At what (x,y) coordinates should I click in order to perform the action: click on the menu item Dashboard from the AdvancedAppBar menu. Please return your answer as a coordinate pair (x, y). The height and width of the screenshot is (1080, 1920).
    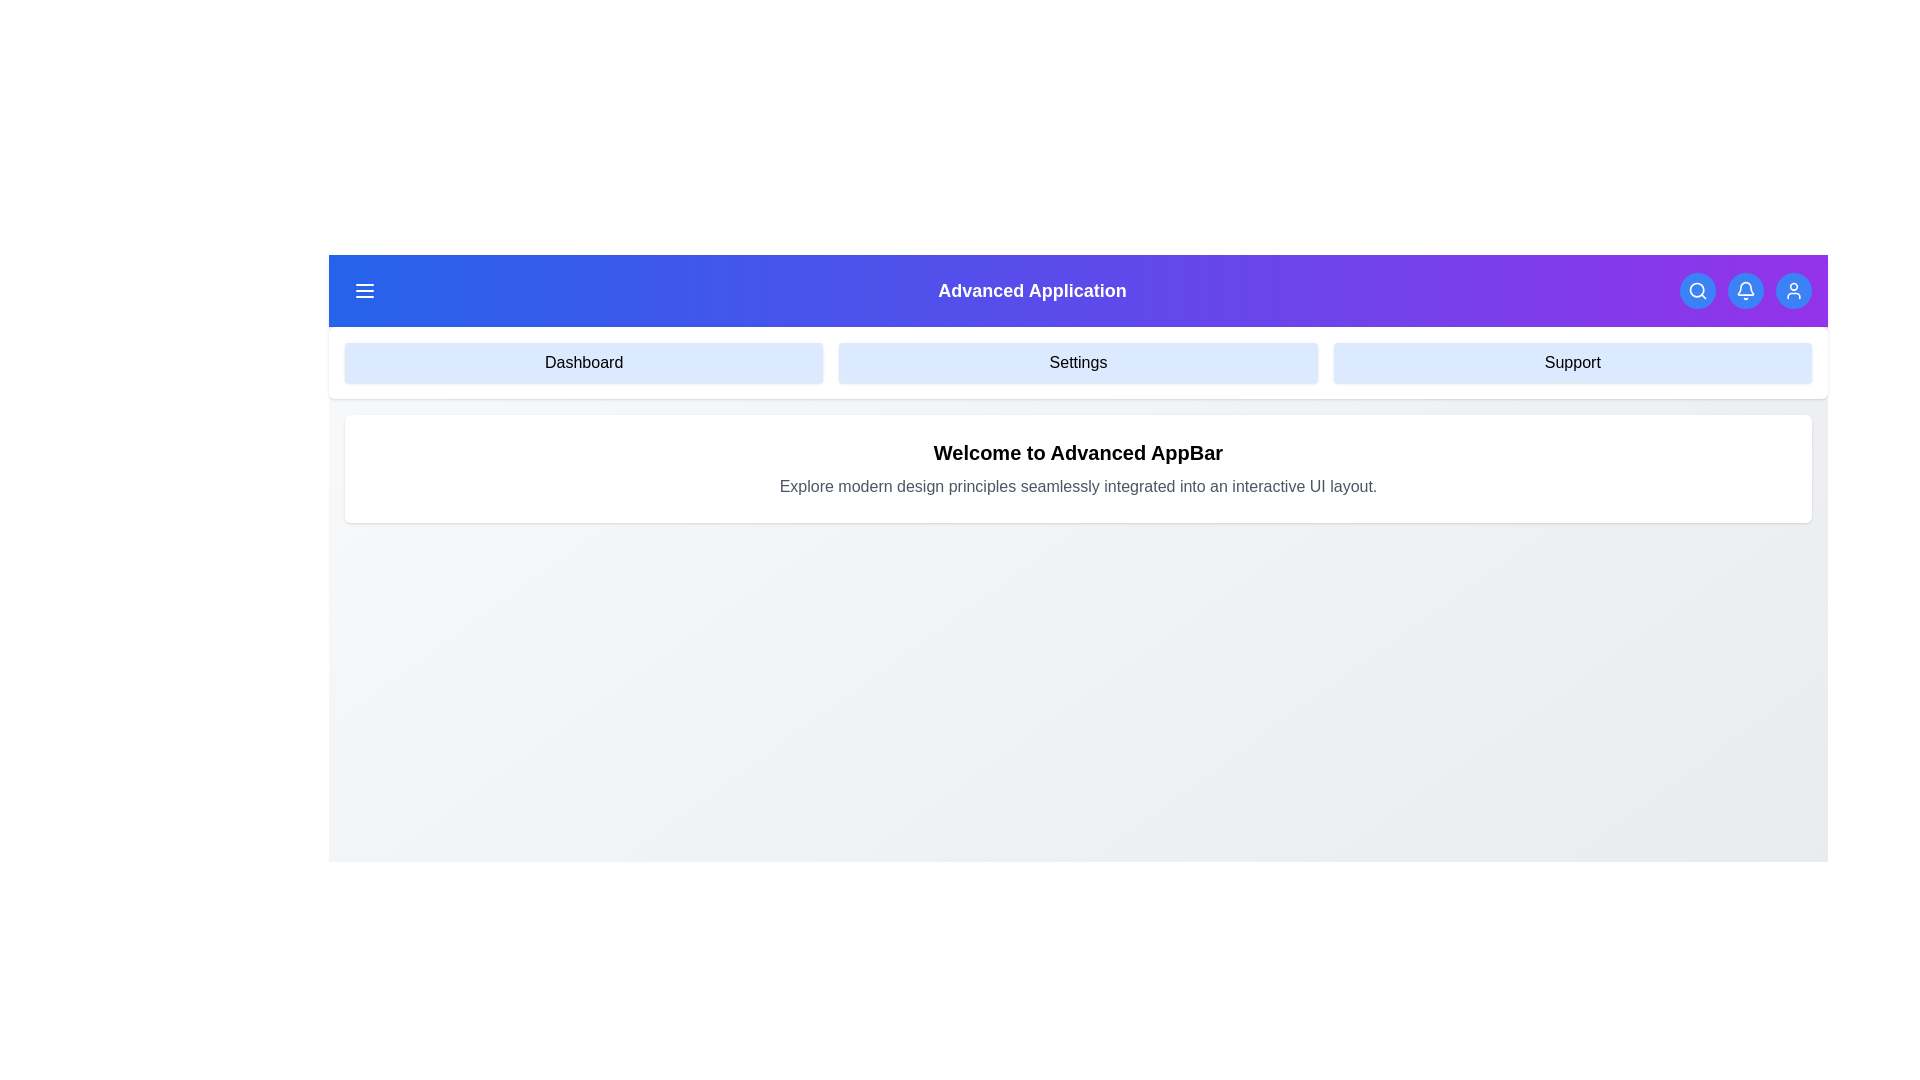
    Looking at the image, I should click on (583, 362).